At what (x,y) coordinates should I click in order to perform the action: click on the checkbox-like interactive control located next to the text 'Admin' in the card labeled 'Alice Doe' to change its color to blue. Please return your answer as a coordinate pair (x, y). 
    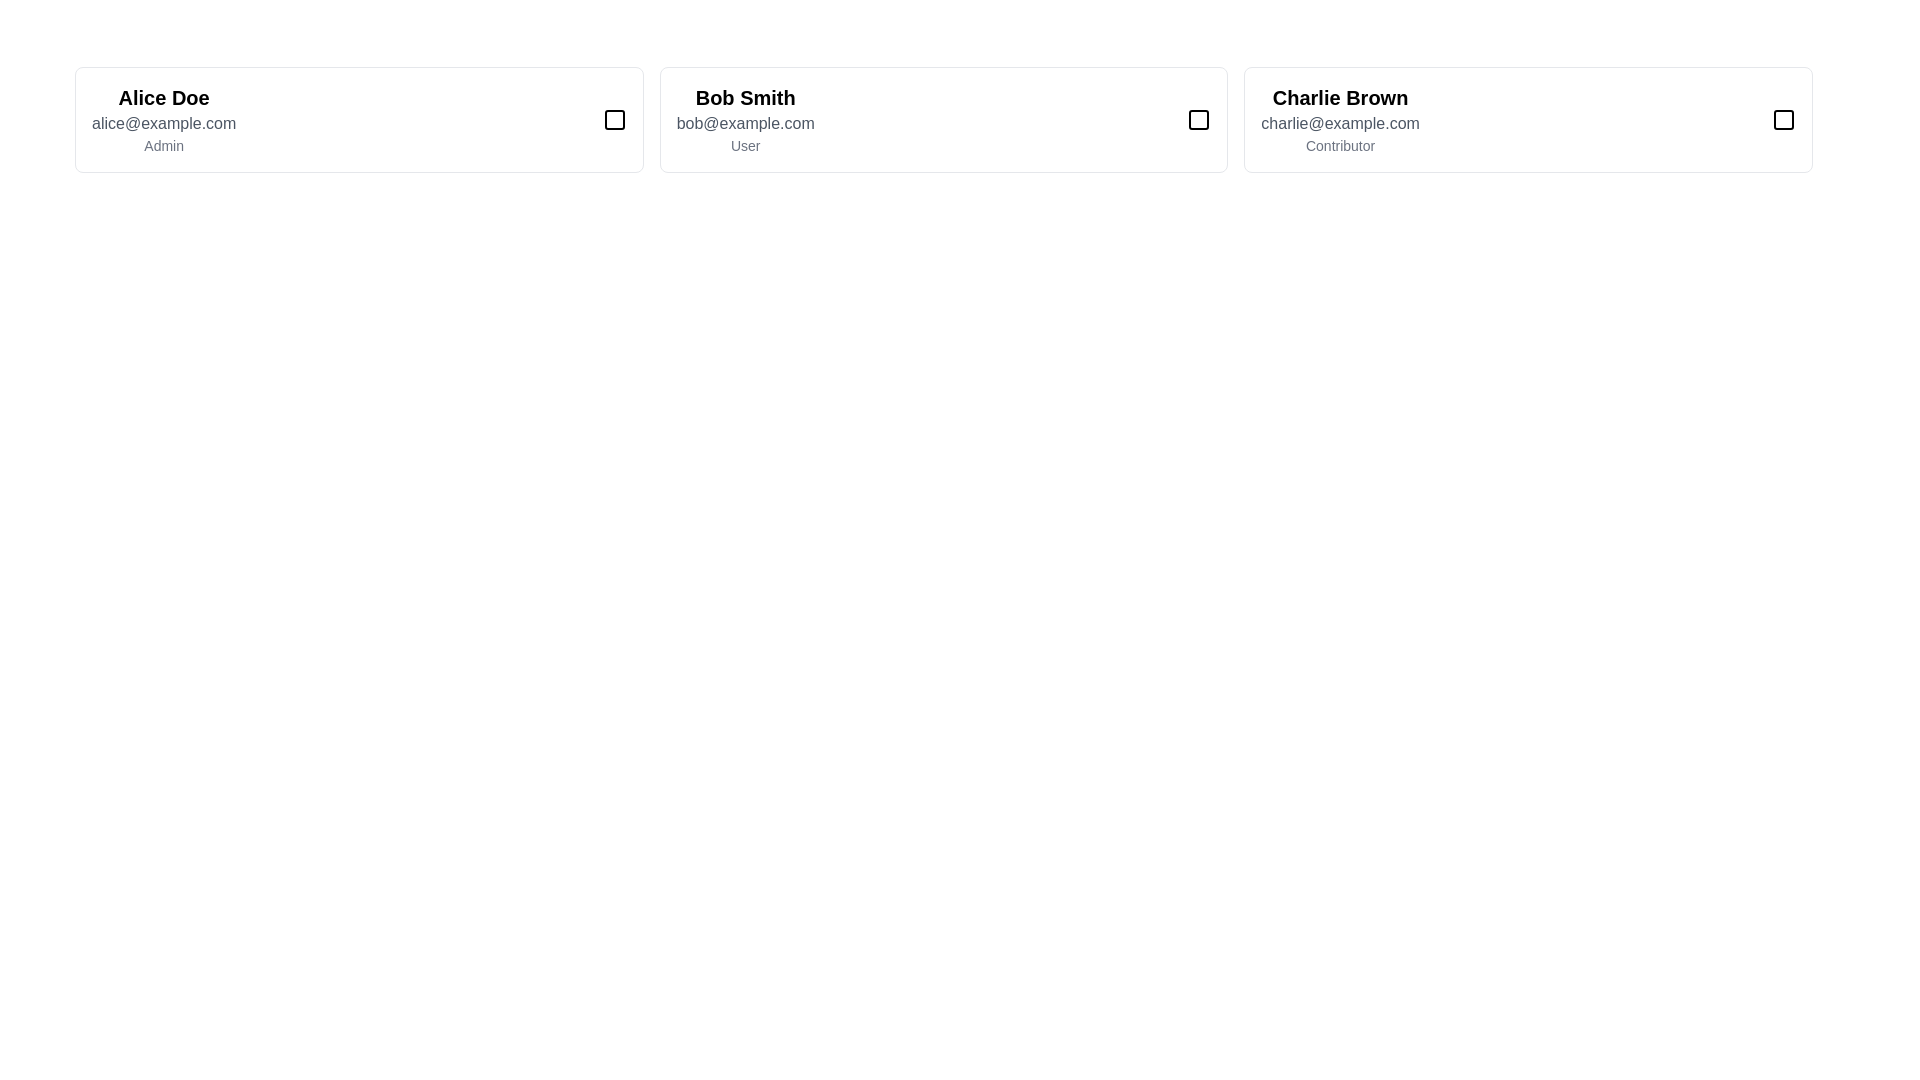
    Looking at the image, I should click on (613, 119).